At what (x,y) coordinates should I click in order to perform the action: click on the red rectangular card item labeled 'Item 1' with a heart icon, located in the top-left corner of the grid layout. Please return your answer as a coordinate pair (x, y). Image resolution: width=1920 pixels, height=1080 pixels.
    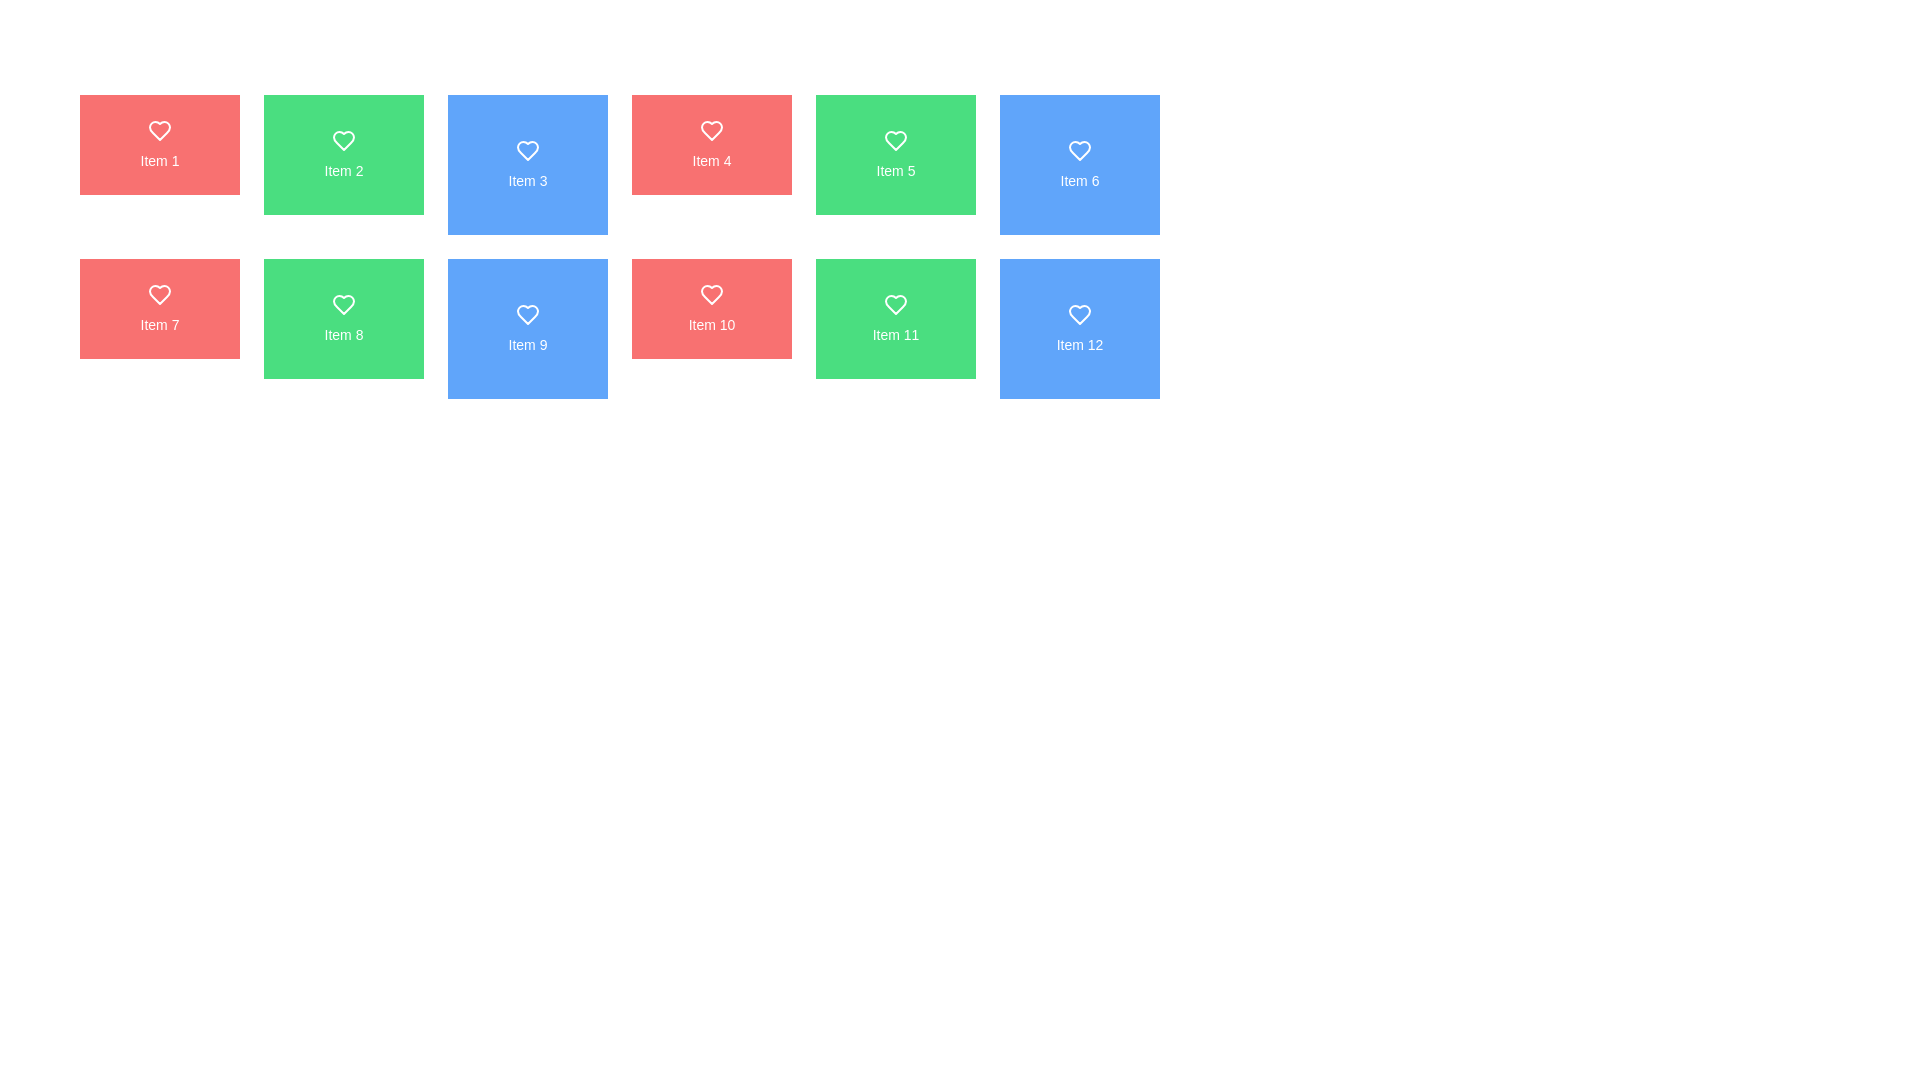
    Looking at the image, I should click on (158, 144).